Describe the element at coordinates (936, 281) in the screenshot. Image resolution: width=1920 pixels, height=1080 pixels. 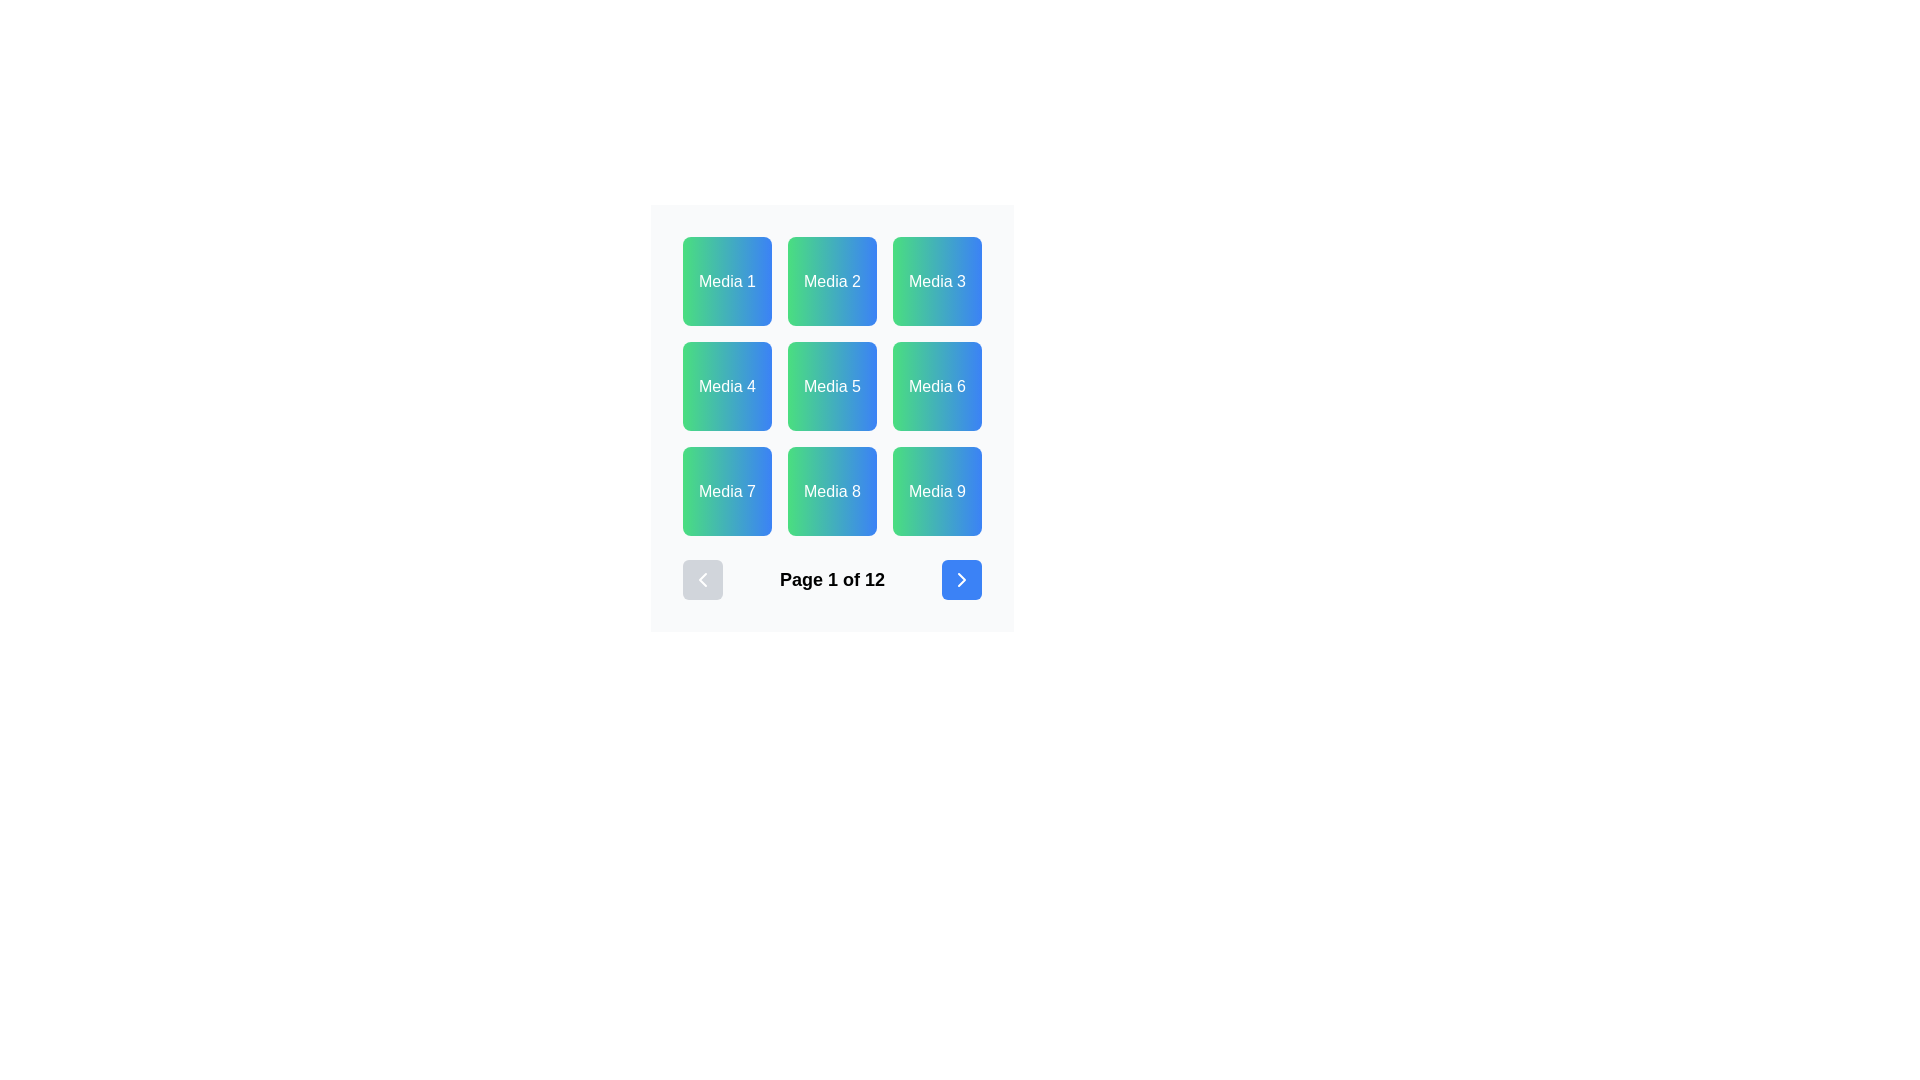
I see `the 'Media 3' button, which is a square-shaped tile with rounded corners, featuring a gradient background from green to blue and white centered text` at that location.